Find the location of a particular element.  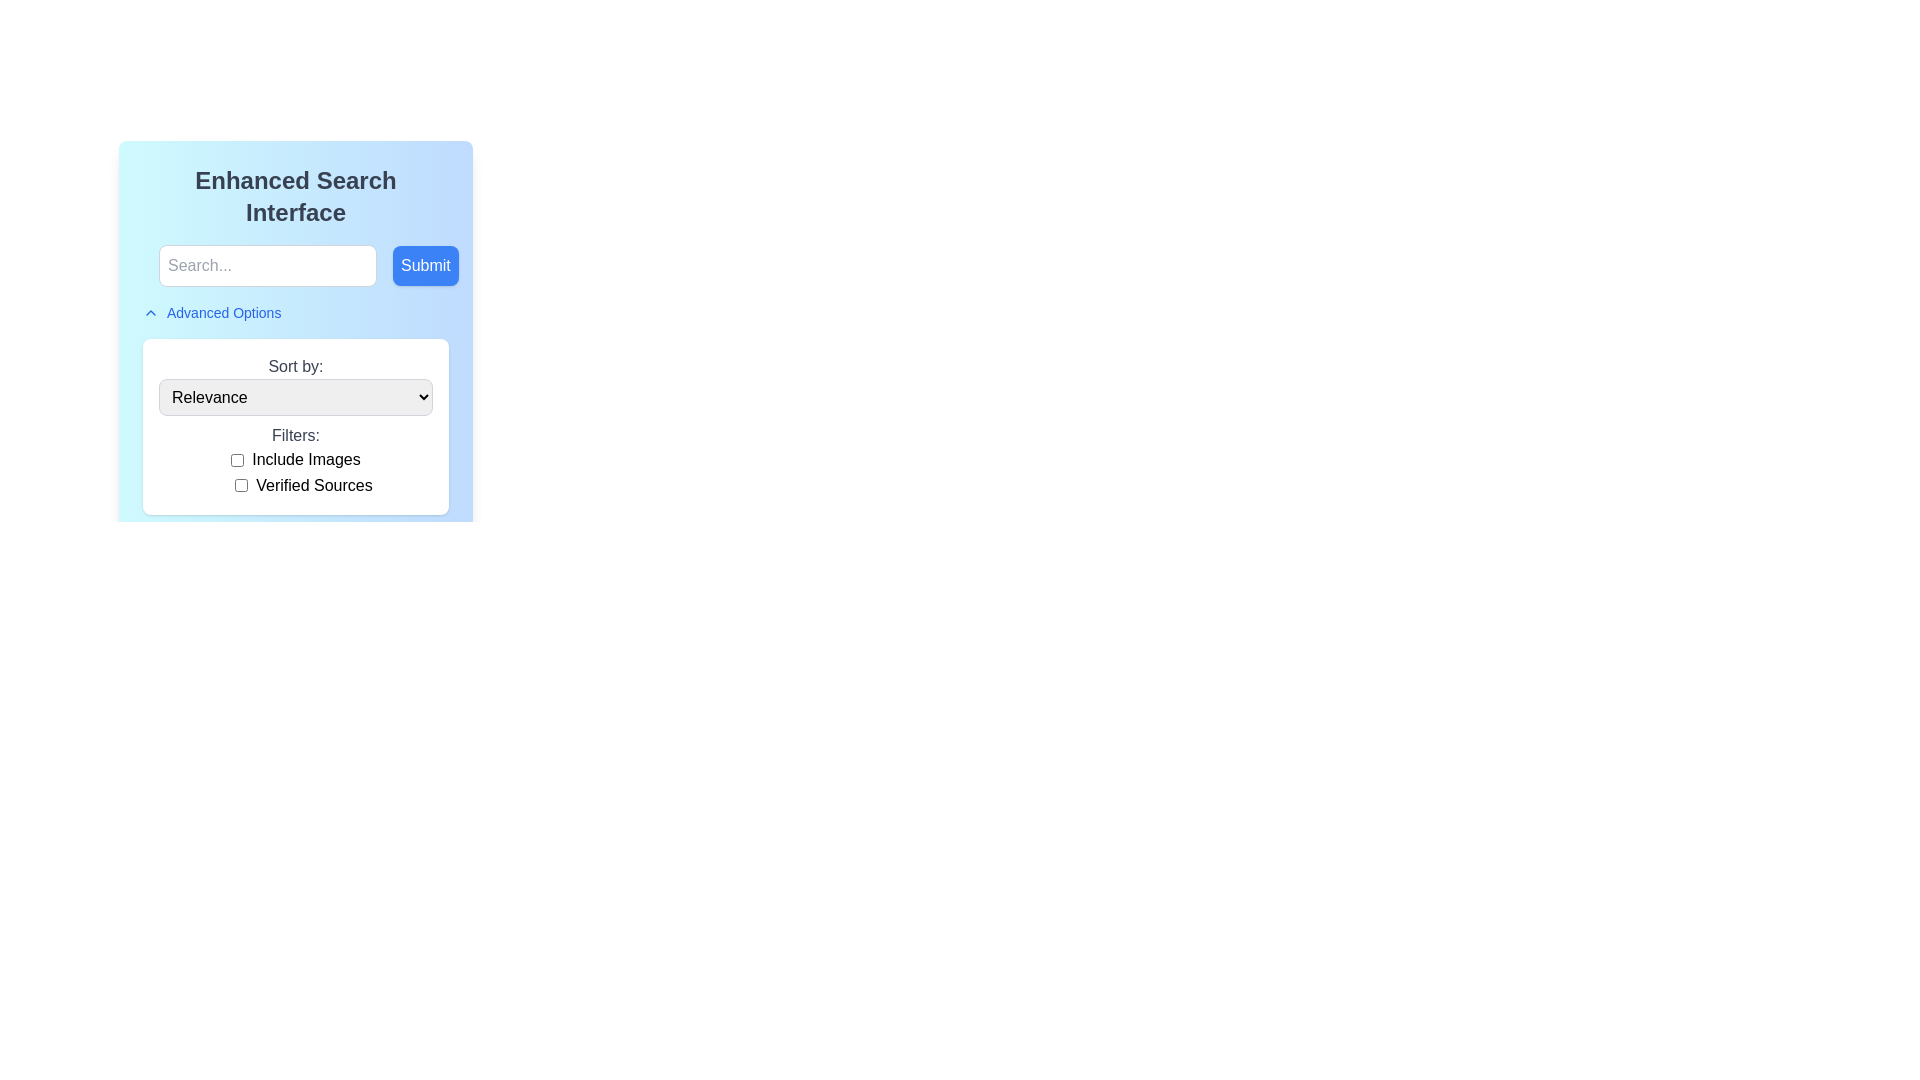

the checkbox that toggles the 'Verified Sources' filter option, located below the 'Filters:' label and to the left of the 'Verified Sources' label is located at coordinates (240, 485).